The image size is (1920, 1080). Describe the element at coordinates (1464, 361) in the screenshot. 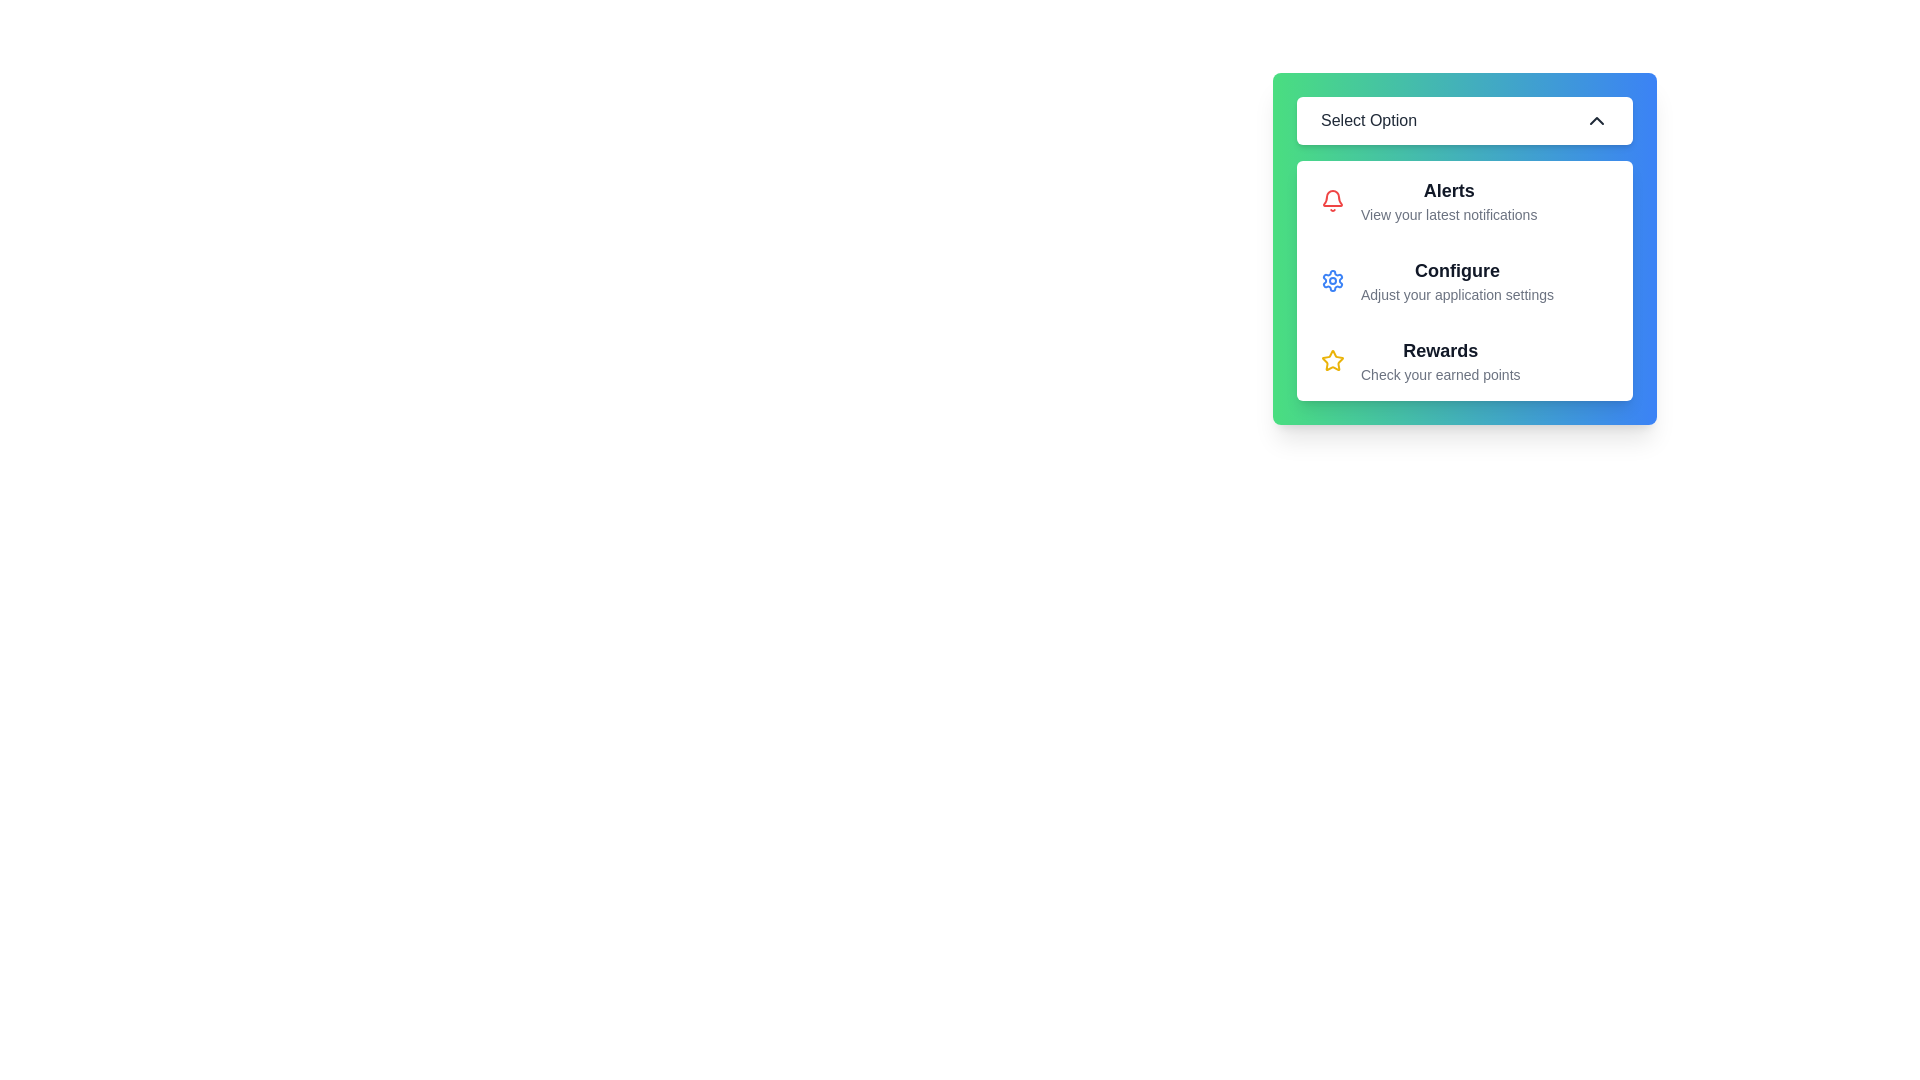

I see `the third menu item labeled 'Rewards' with a yellow star icon and a subheading 'Check your earned points' in the dropdown menu` at that location.